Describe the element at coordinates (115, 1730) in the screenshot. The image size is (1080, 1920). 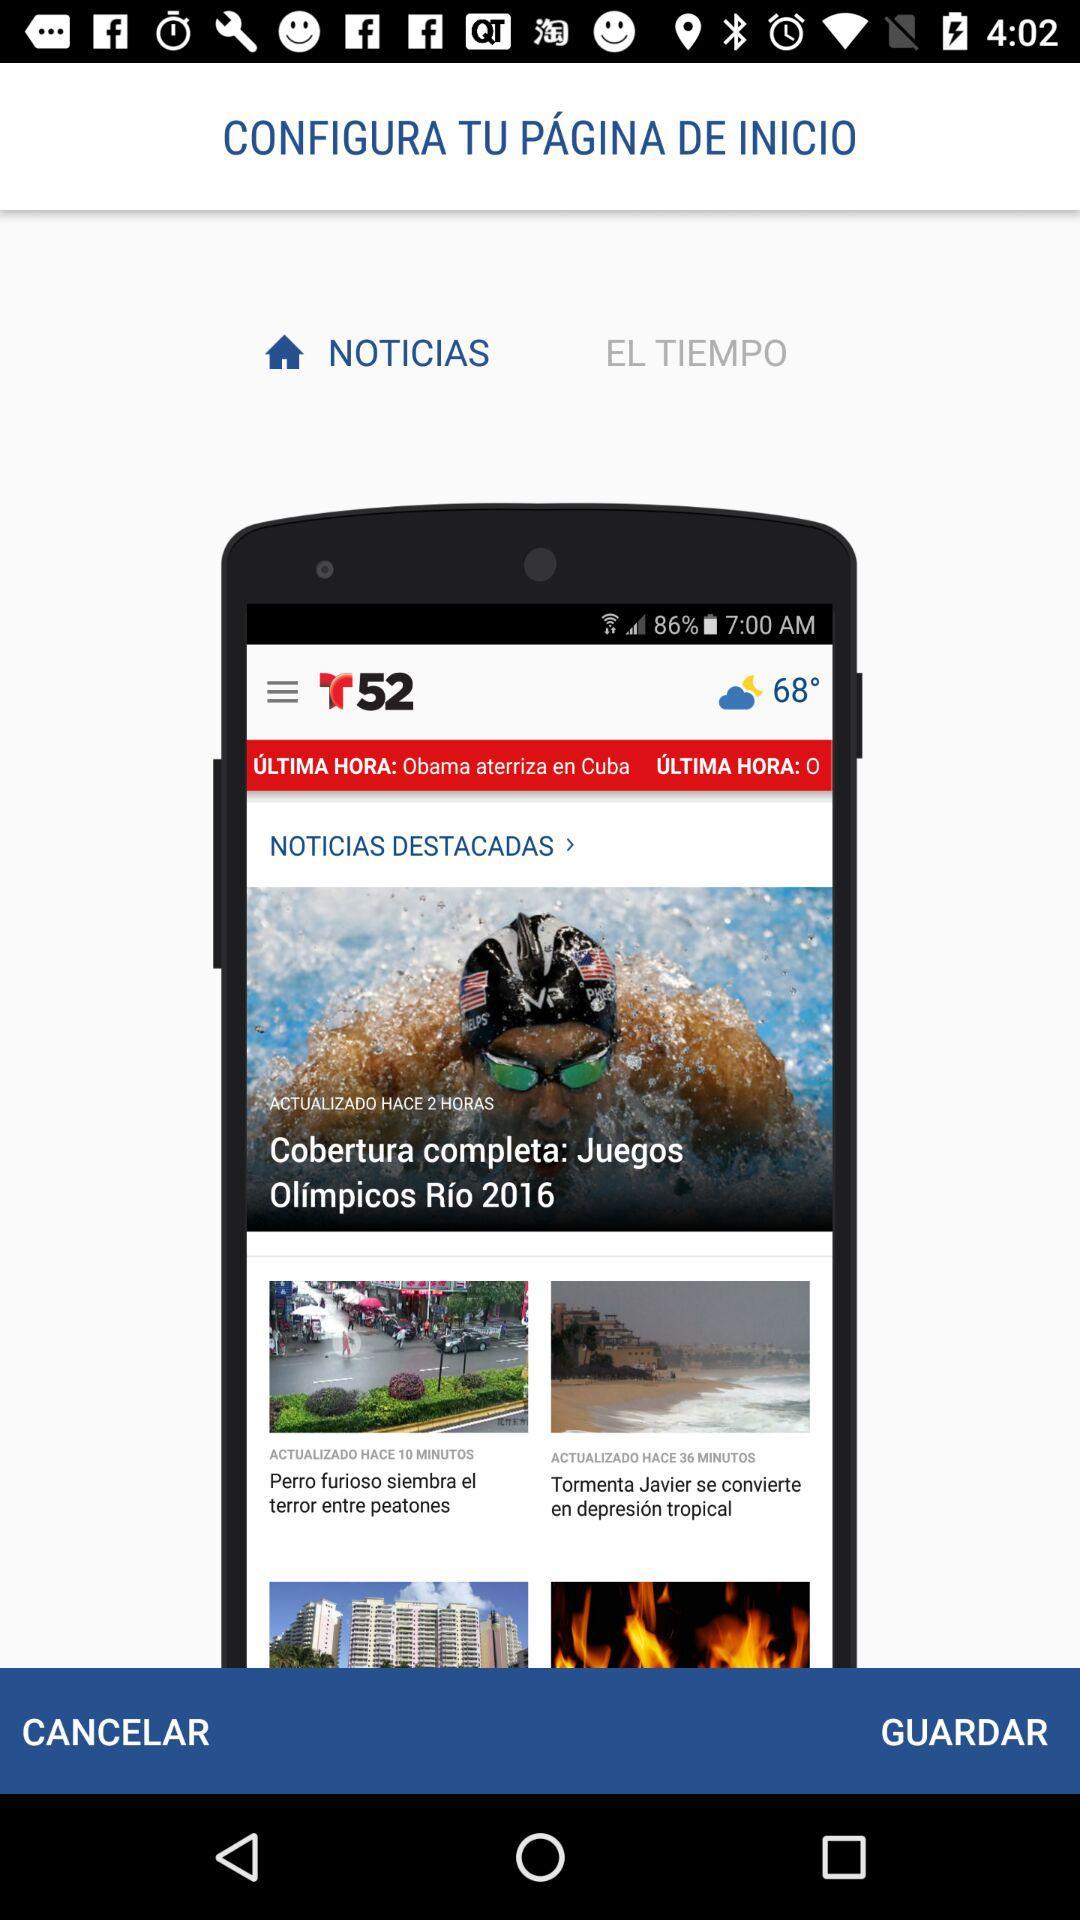
I see `the icon to the left of guardar icon` at that location.